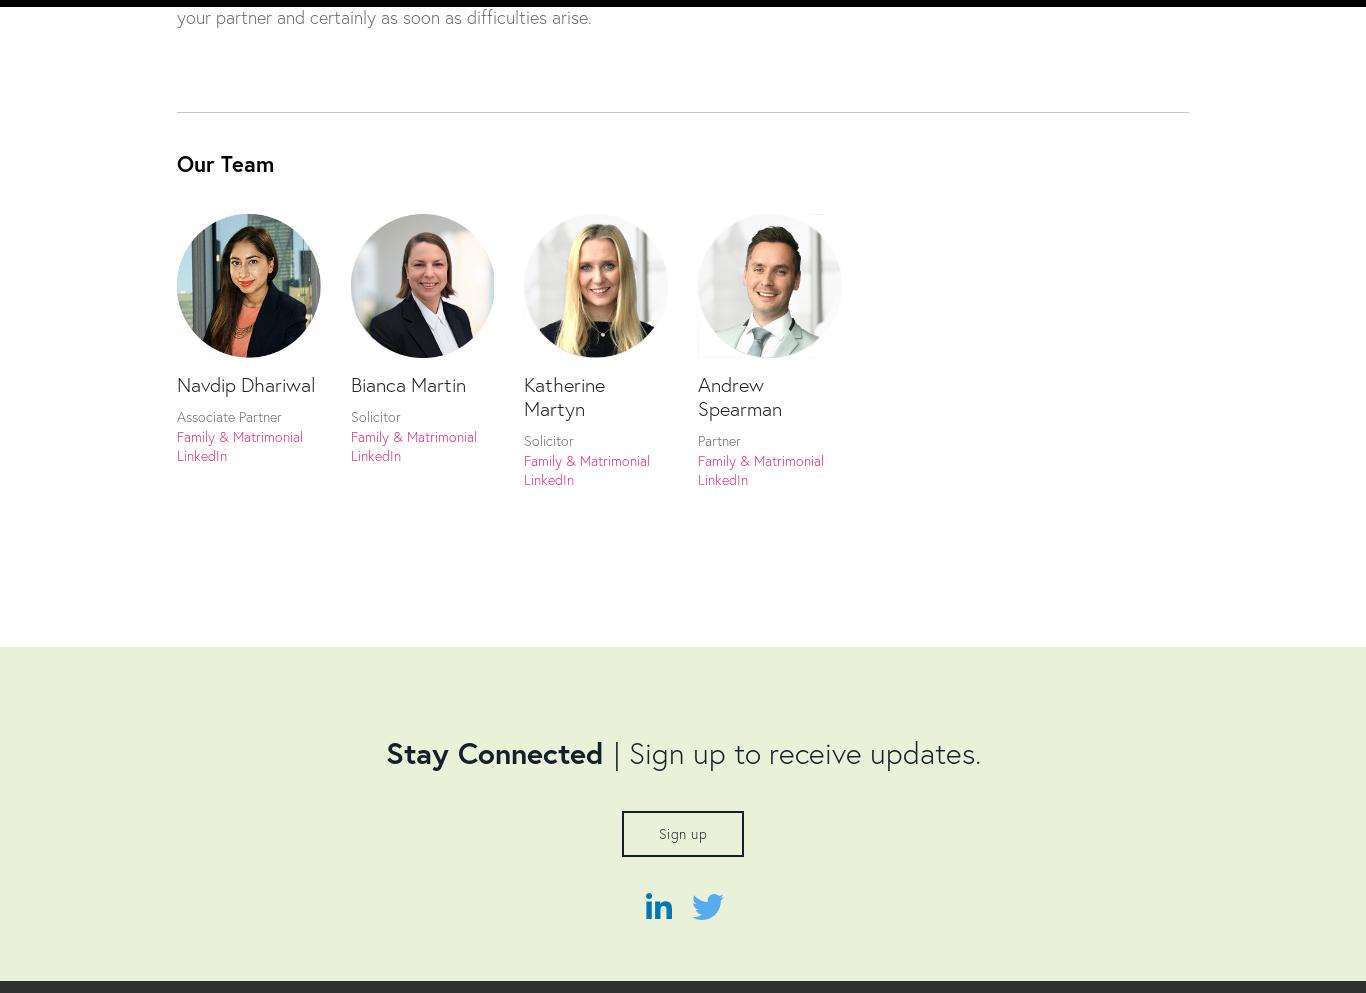 Image resolution: width=1366 pixels, height=993 pixels. Describe the element at coordinates (406, 382) in the screenshot. I see `'Bianca Martin'` at that location.